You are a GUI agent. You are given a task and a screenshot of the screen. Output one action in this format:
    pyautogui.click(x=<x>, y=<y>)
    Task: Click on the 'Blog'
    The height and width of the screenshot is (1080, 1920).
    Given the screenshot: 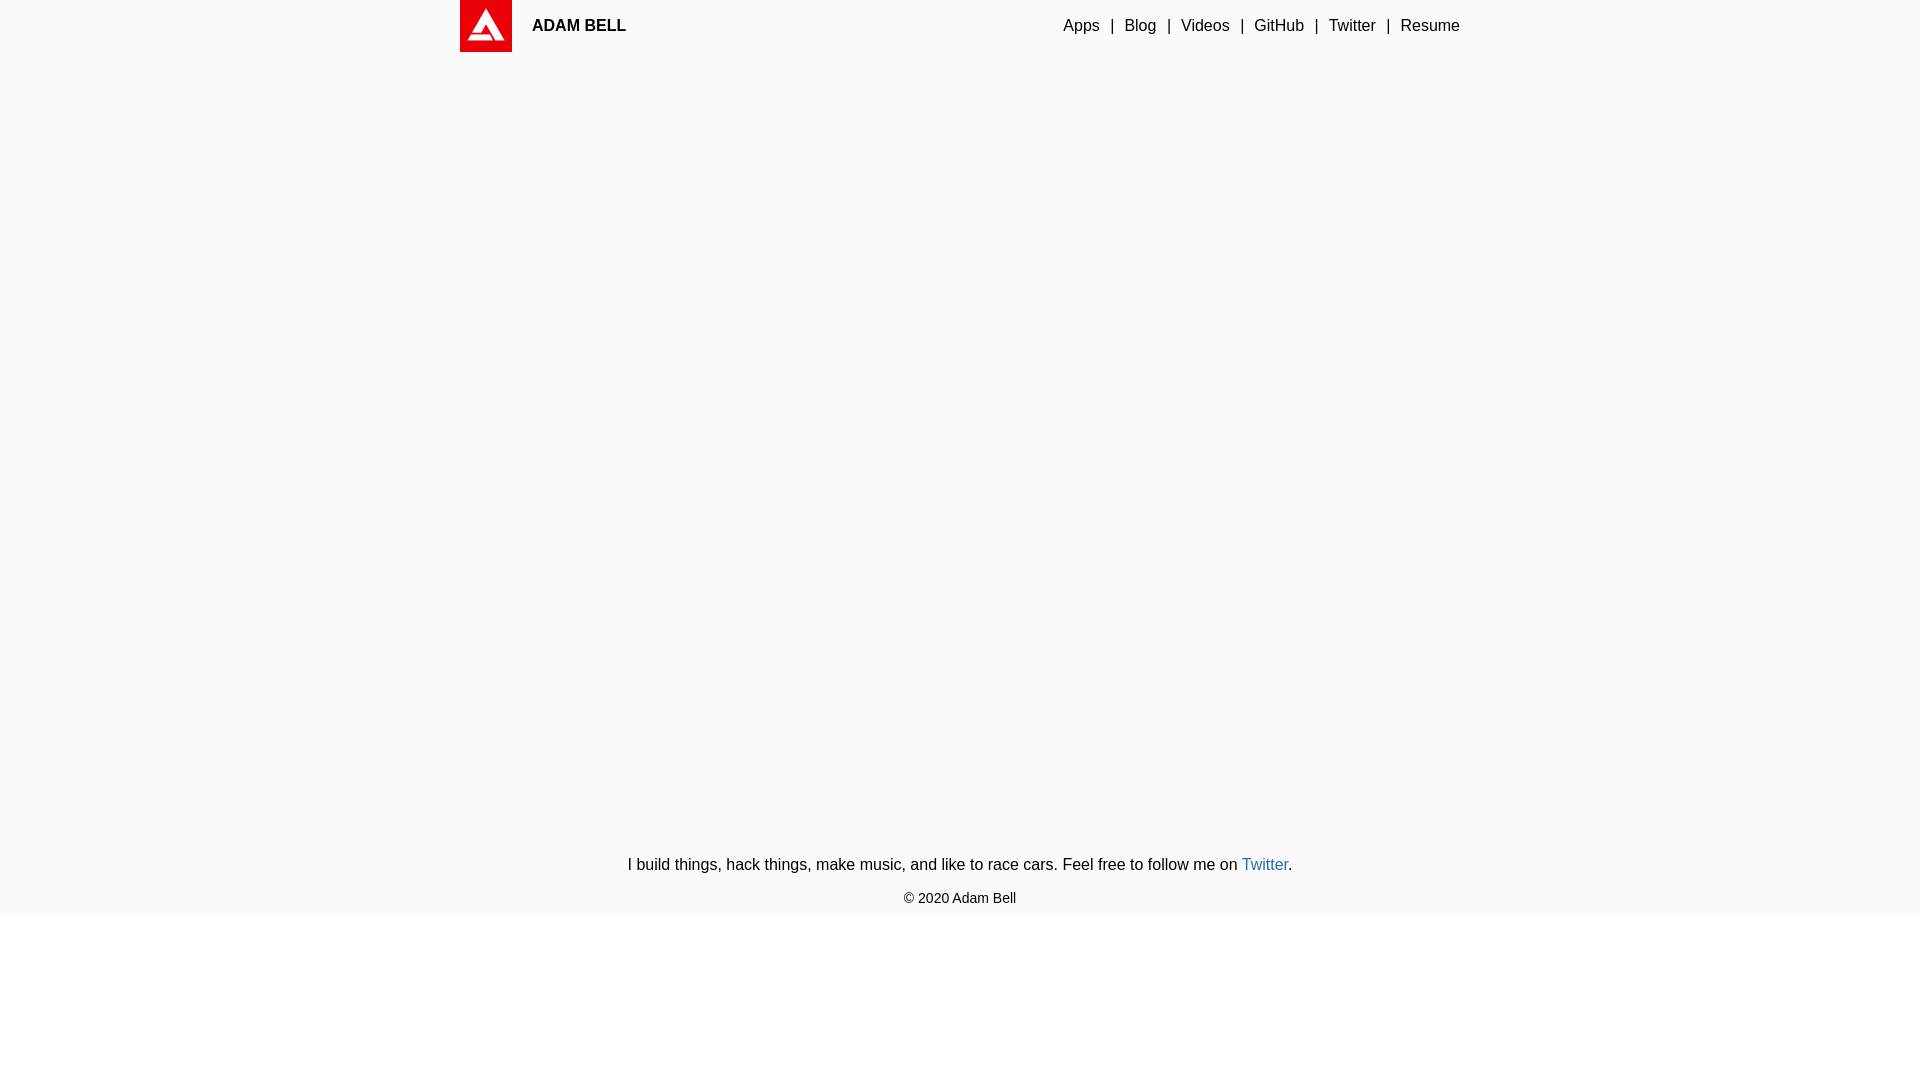 What is the action you would take?
    pyautogui.click(x=1140, y=25)
    